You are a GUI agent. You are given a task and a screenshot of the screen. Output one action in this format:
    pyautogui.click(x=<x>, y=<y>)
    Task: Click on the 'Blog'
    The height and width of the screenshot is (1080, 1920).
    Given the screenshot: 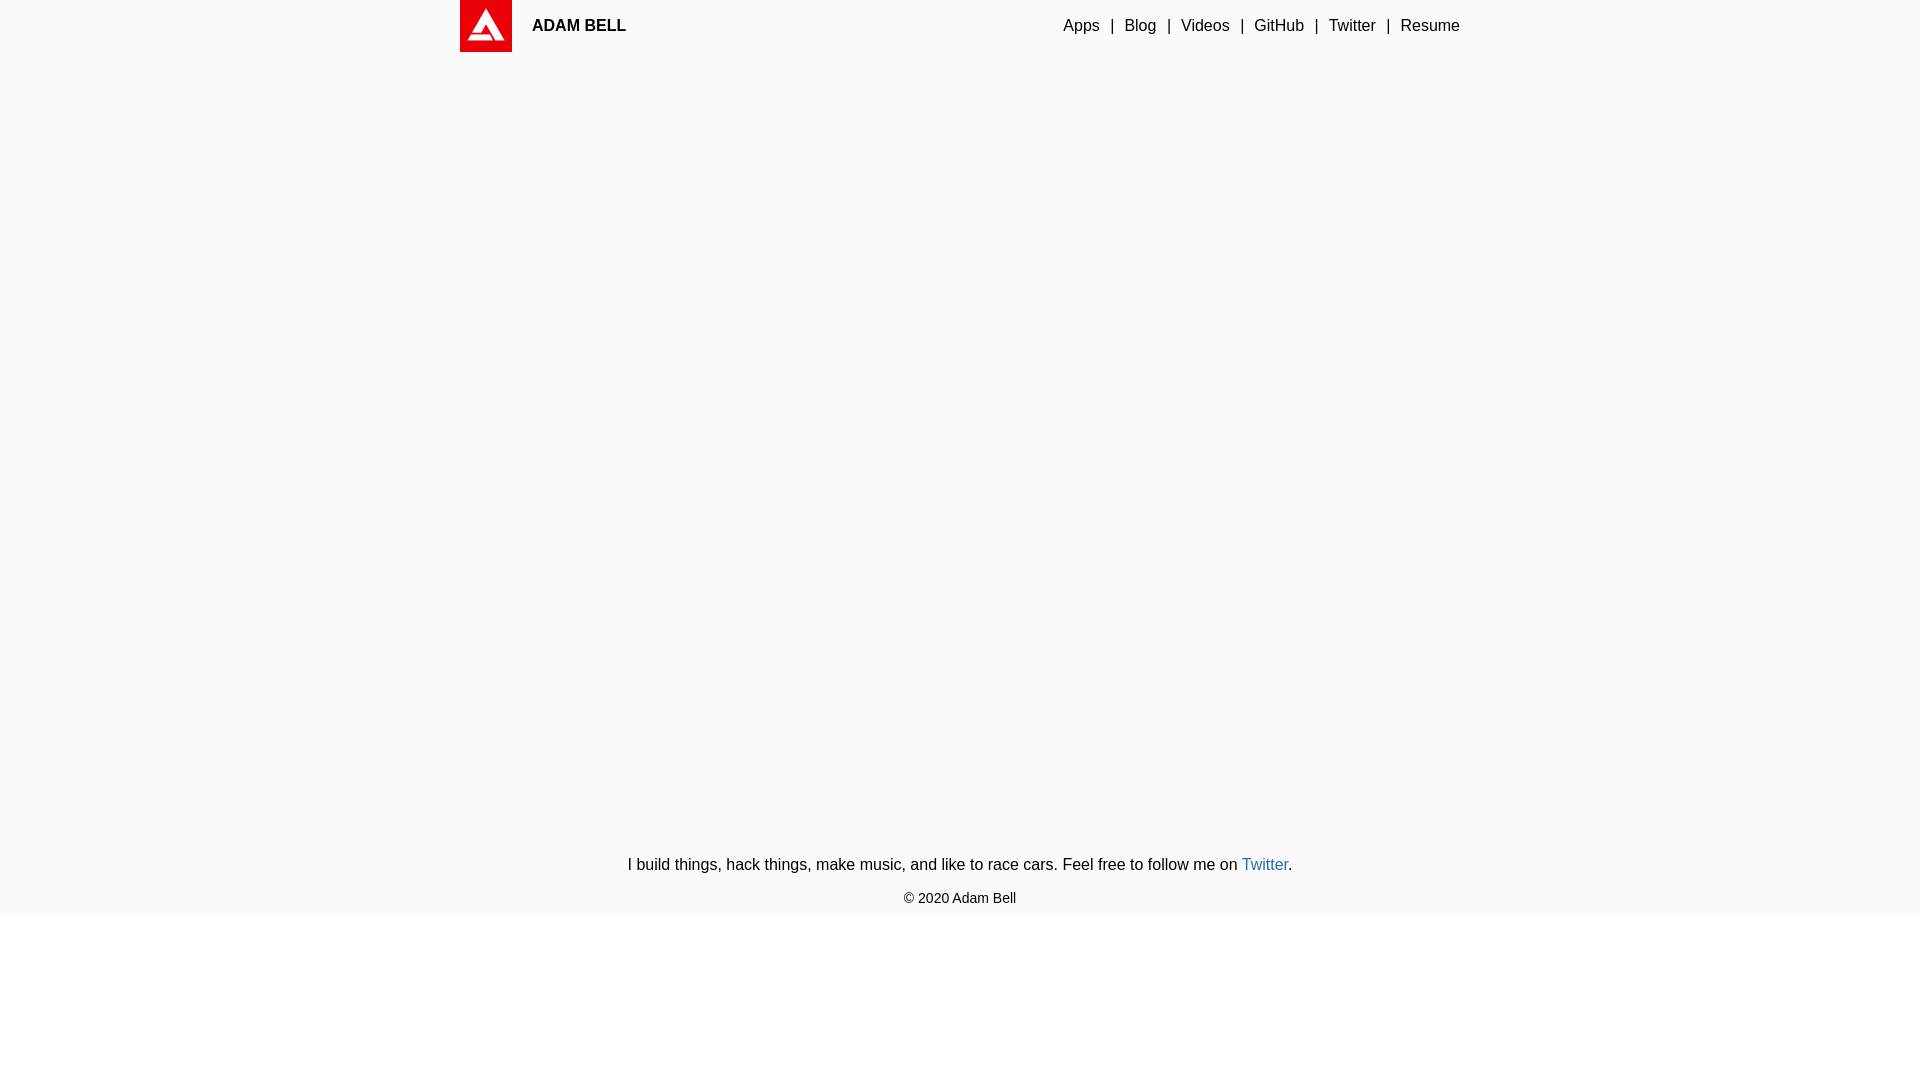 What is the action you would take?
    pyautogui.click(x=1140, y=25)
    